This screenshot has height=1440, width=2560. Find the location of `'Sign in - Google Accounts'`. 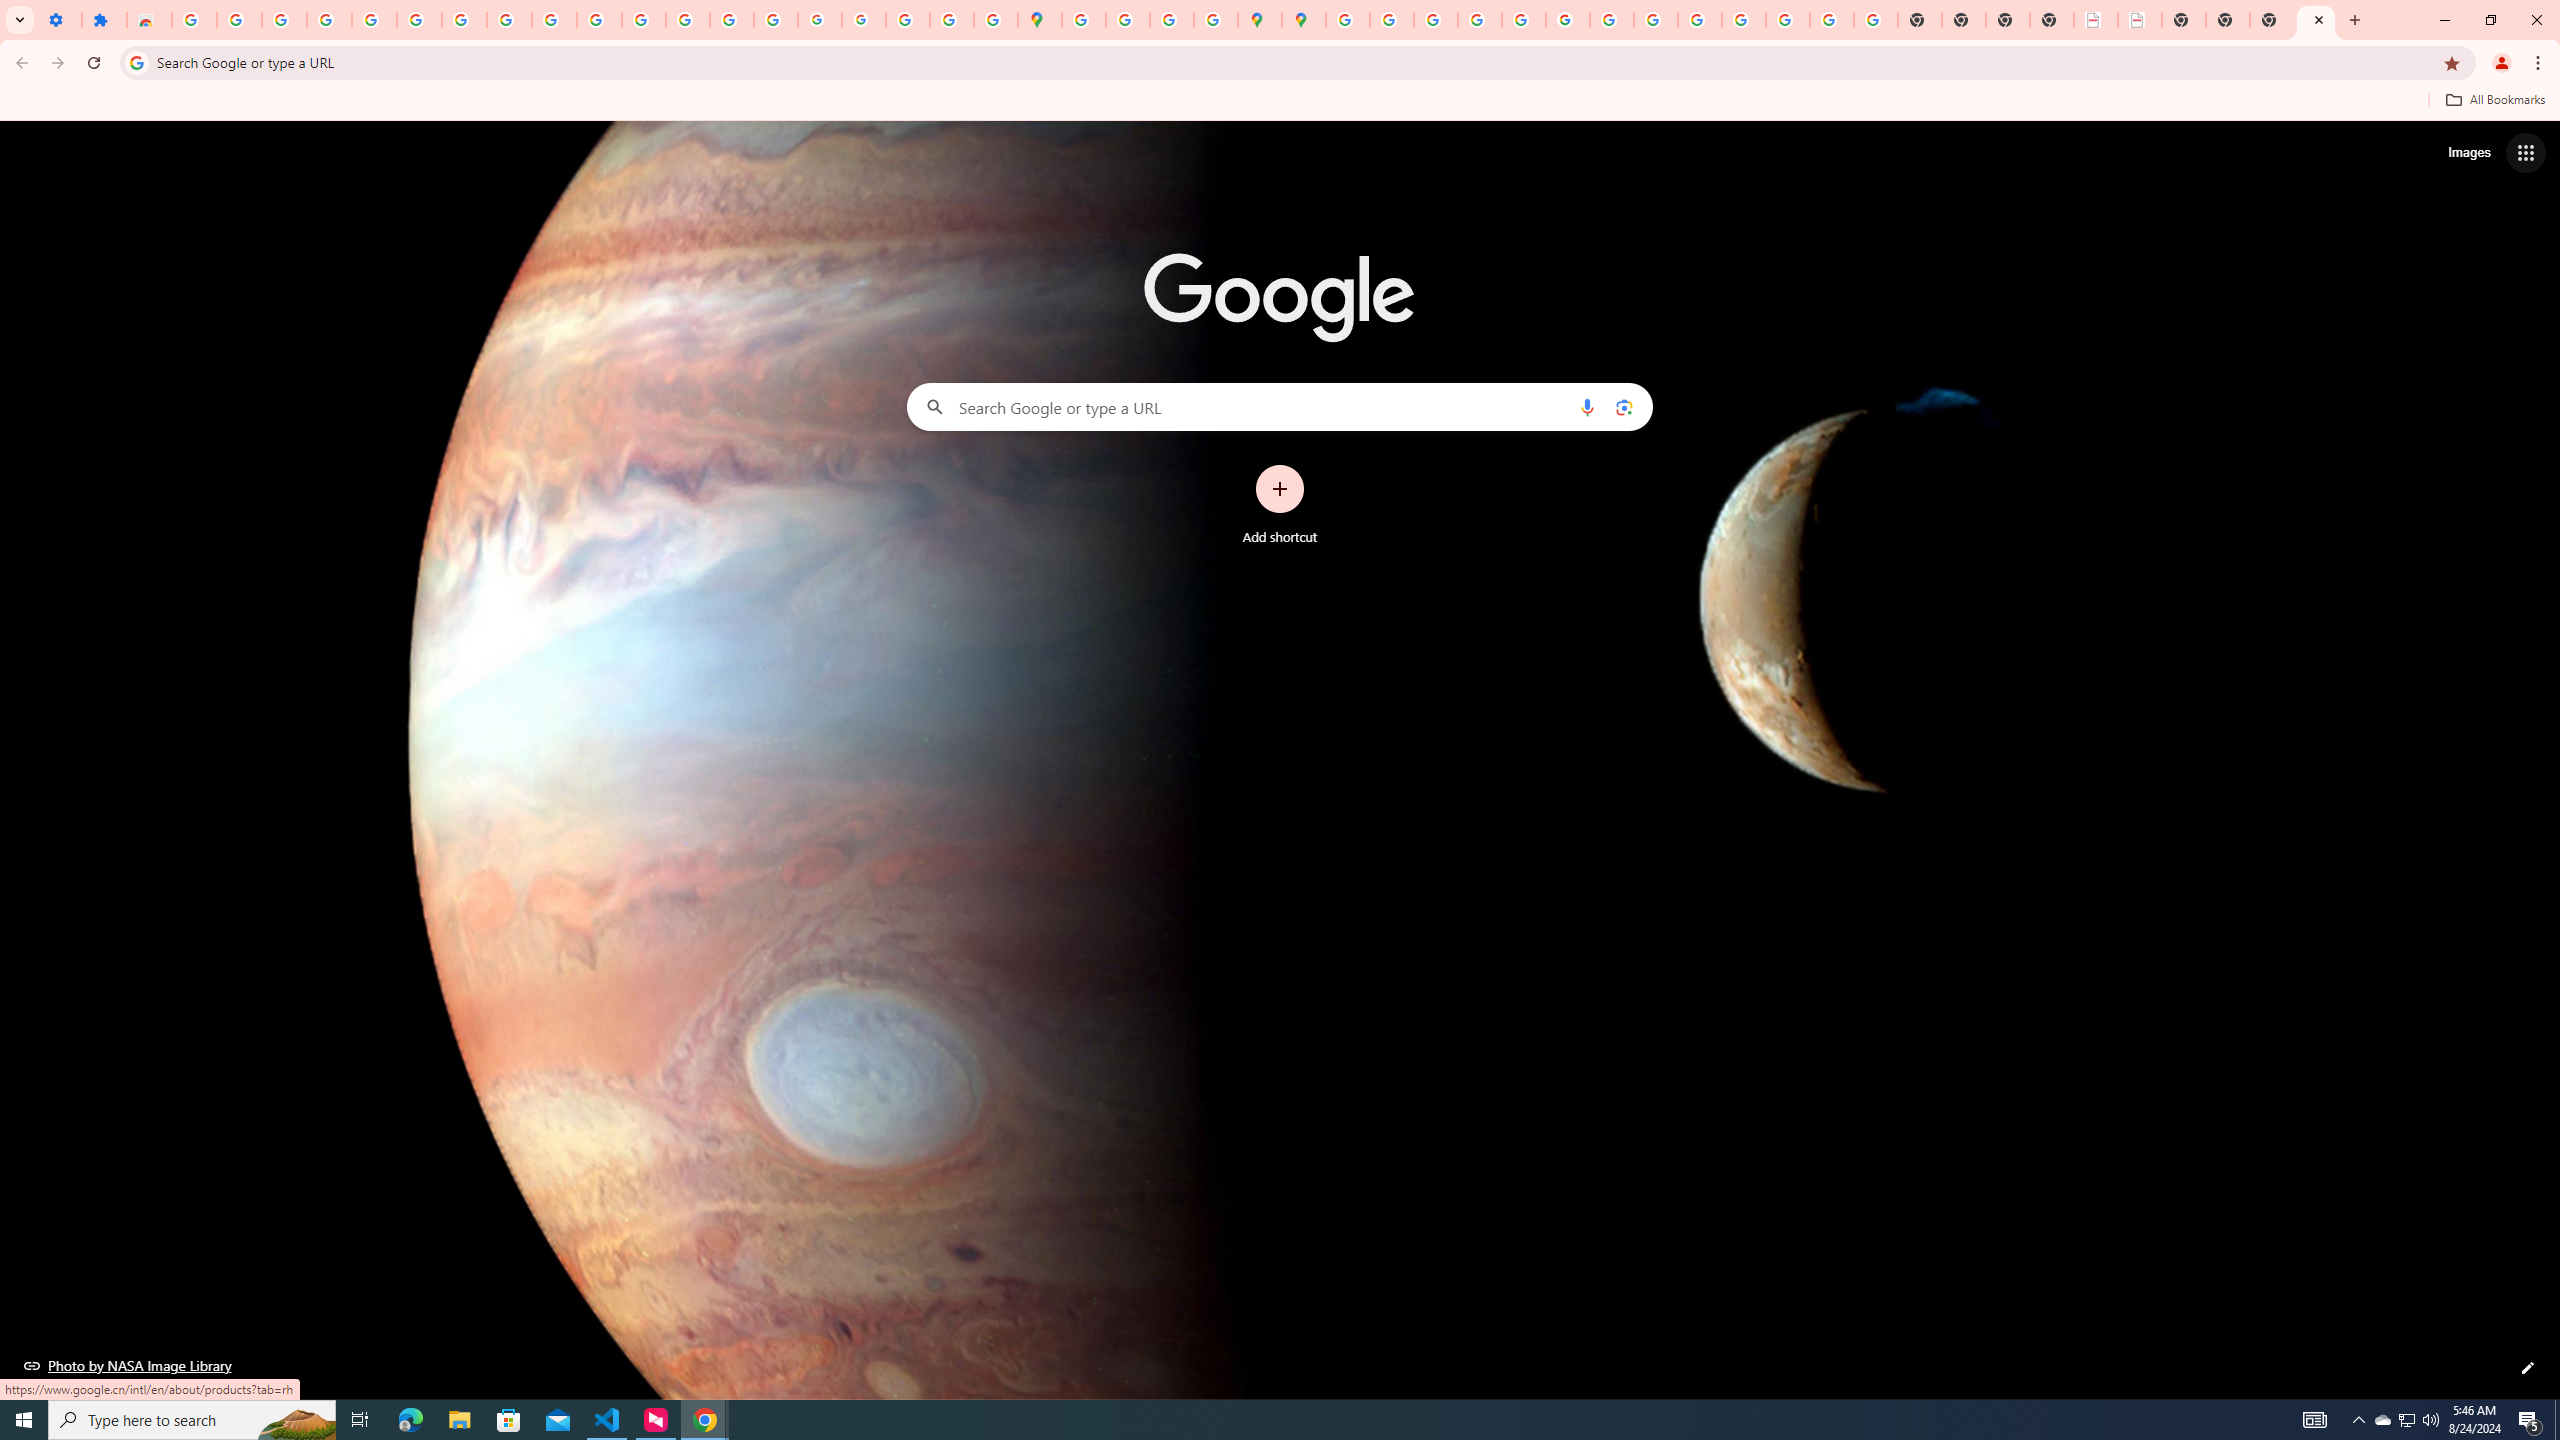

'Sign in - Google Accounts' is located at coordinates (193, 19).